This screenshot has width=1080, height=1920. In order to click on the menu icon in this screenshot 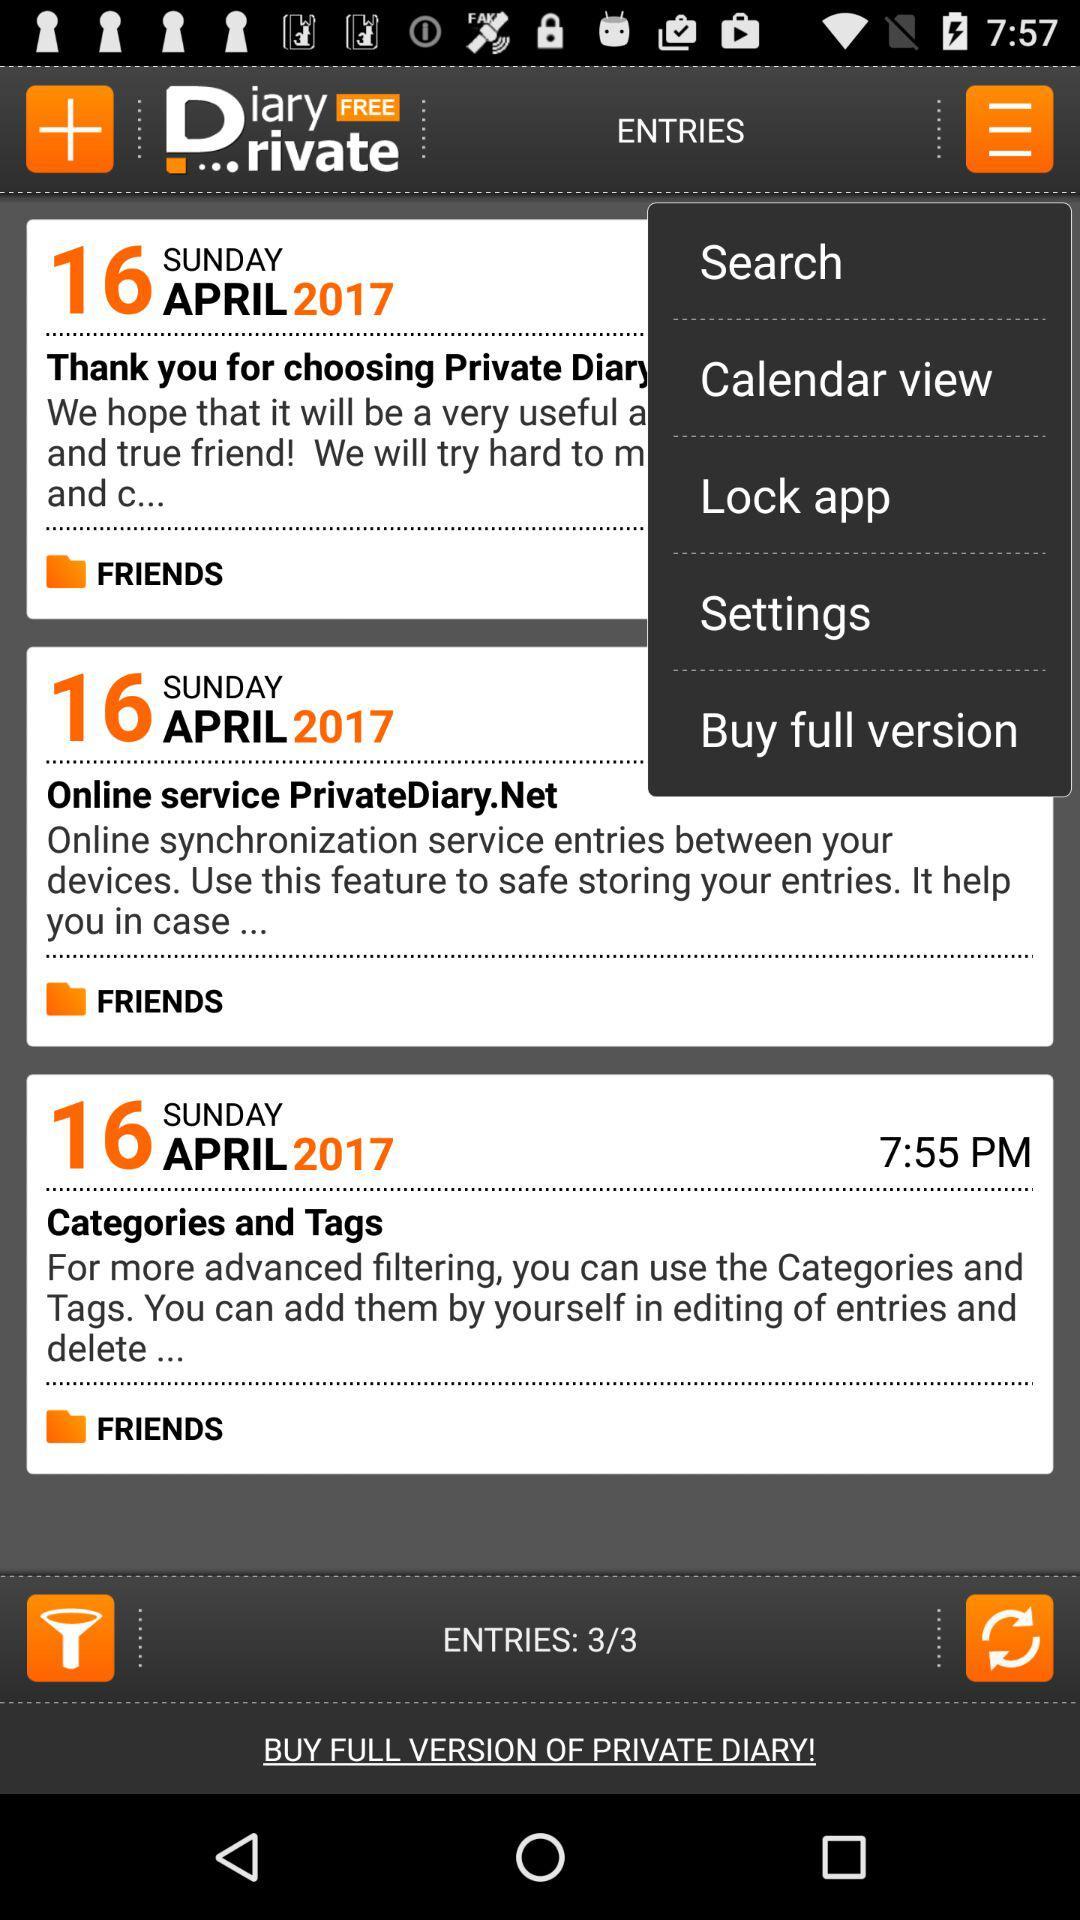, I will do `click(1009, 137)`.